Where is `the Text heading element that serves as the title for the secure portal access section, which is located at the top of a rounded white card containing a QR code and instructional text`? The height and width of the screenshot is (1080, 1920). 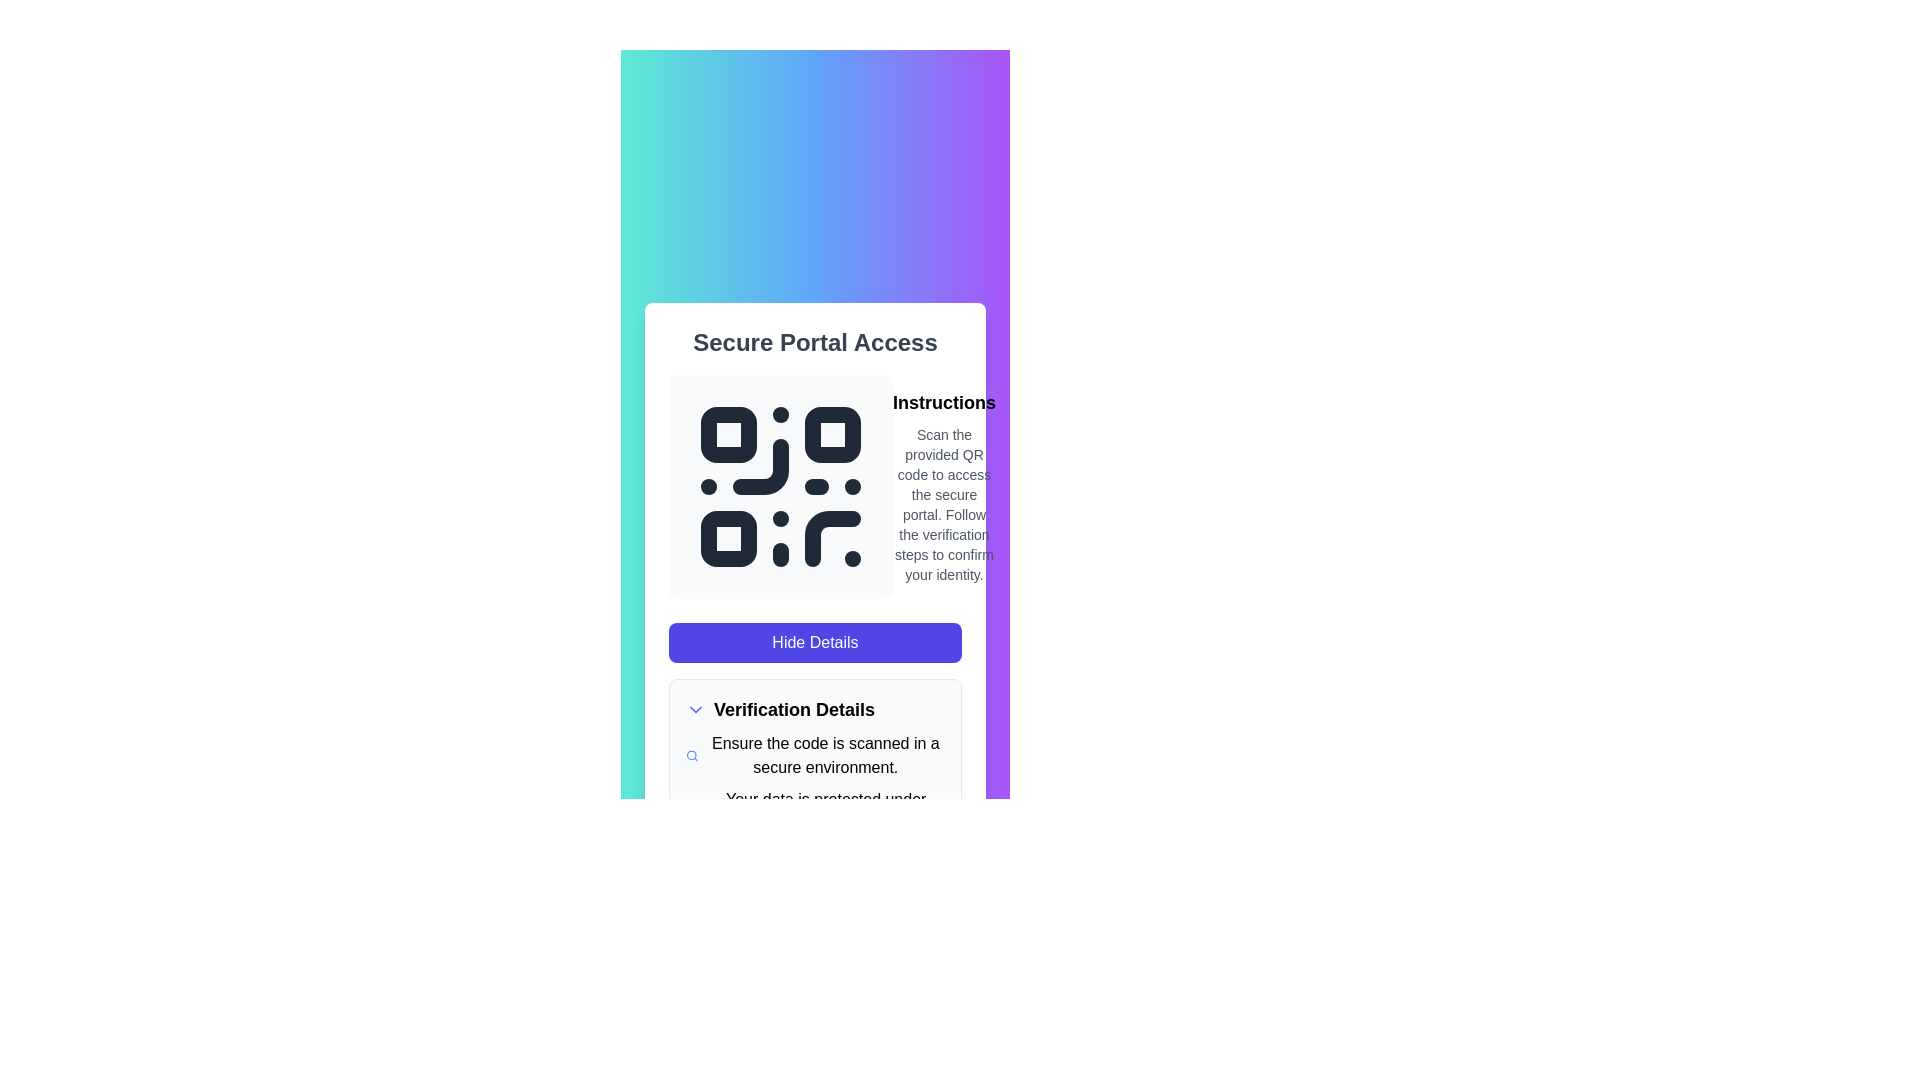 the Text heading element that serves as the title for the secure portal access section, which is located at the top of a rounded white card containing a QR code and instructional text is located at coordinates (815, 342).